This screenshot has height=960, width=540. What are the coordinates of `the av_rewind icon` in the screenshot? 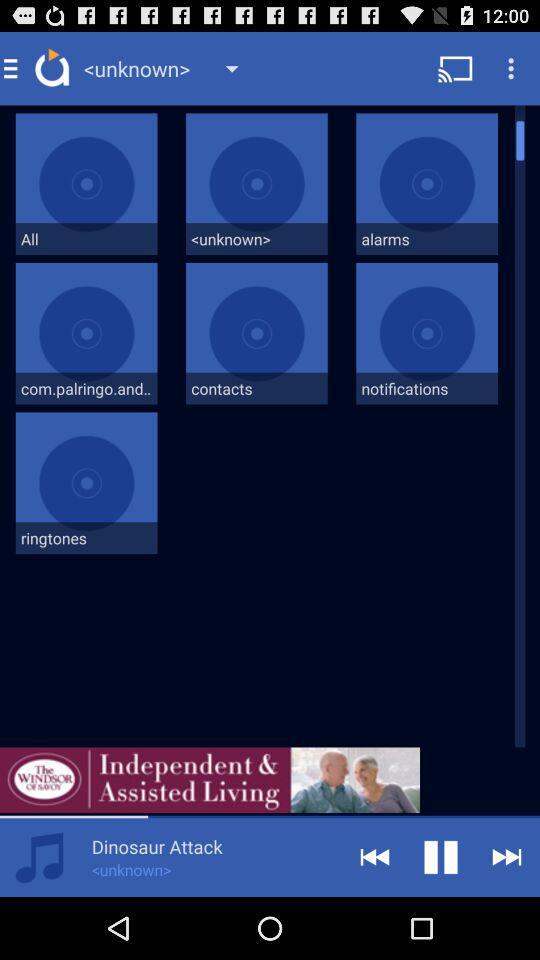 It's located at (374, 917).